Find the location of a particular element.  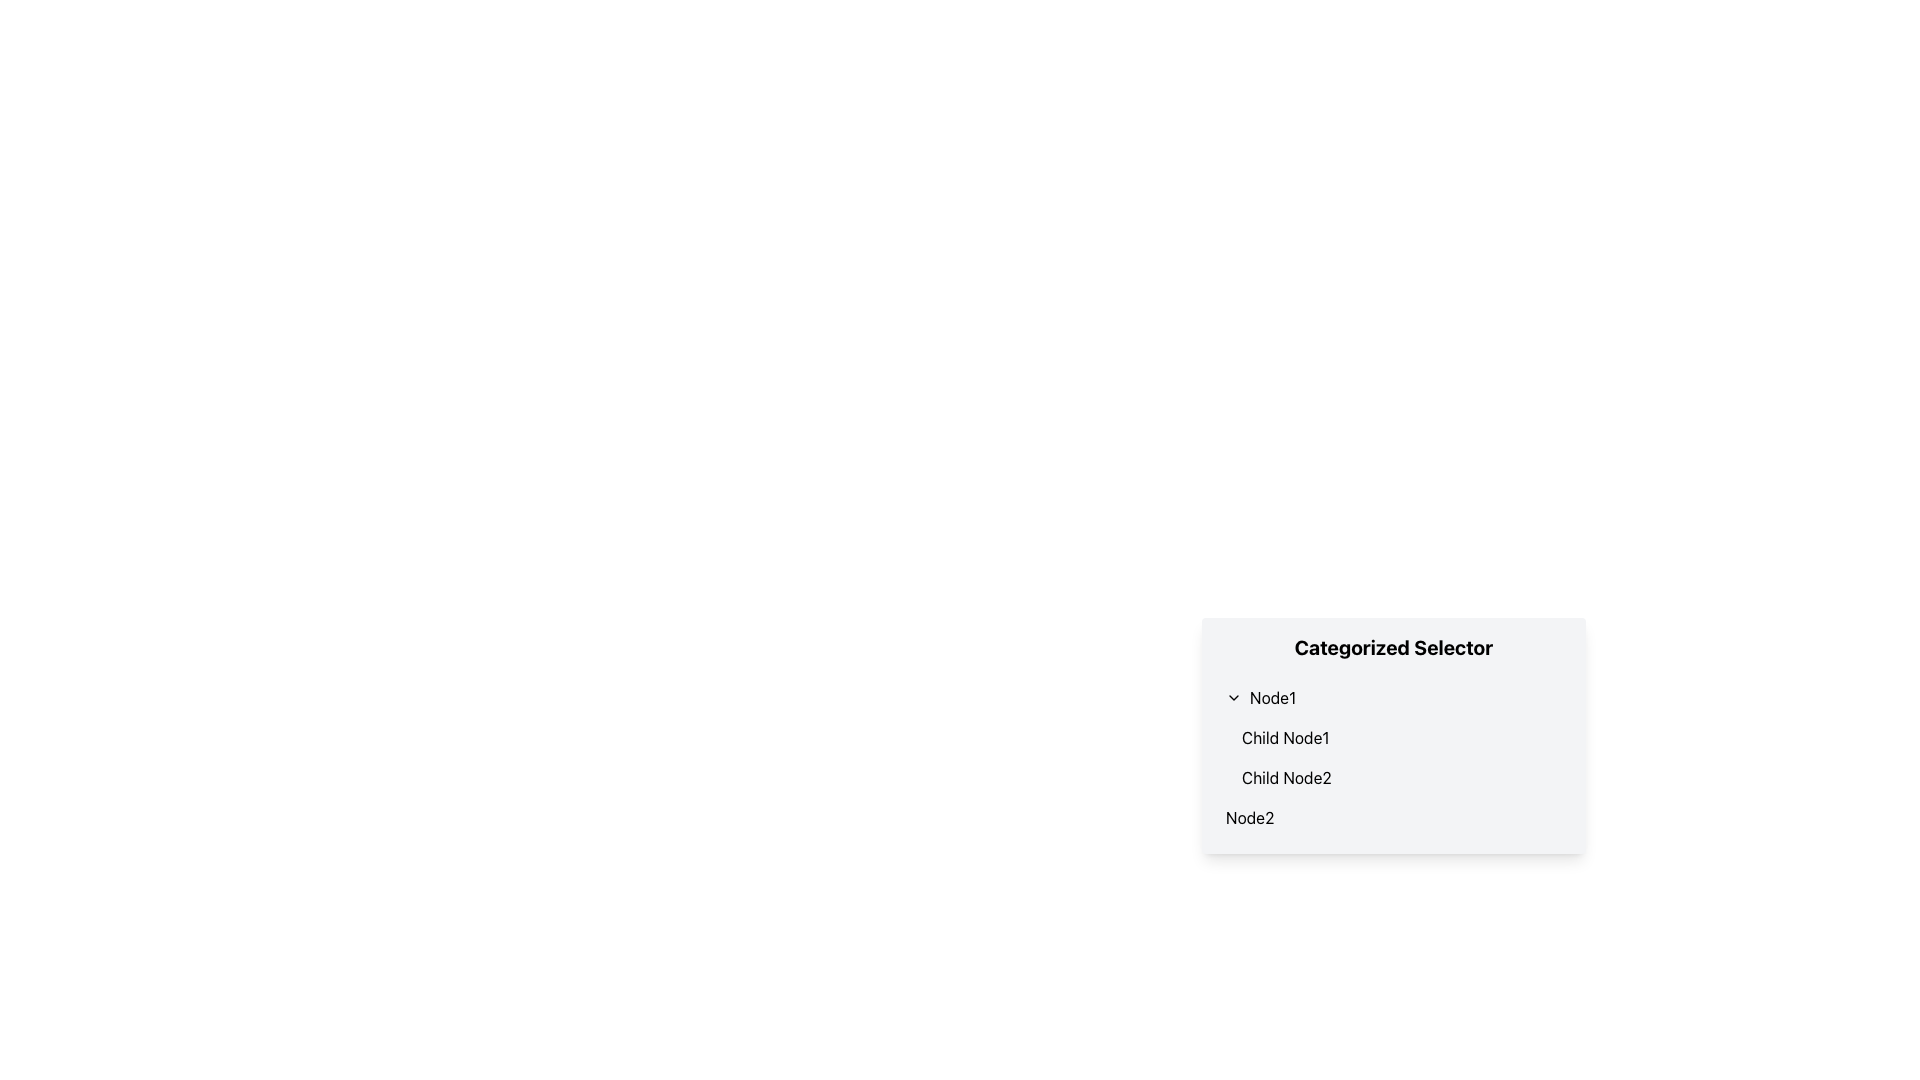

'Node2' from the Collapsible Hierarchical Menu located at the bottom right section of the interface by clicking on it is located at coordinates (1398, 824).